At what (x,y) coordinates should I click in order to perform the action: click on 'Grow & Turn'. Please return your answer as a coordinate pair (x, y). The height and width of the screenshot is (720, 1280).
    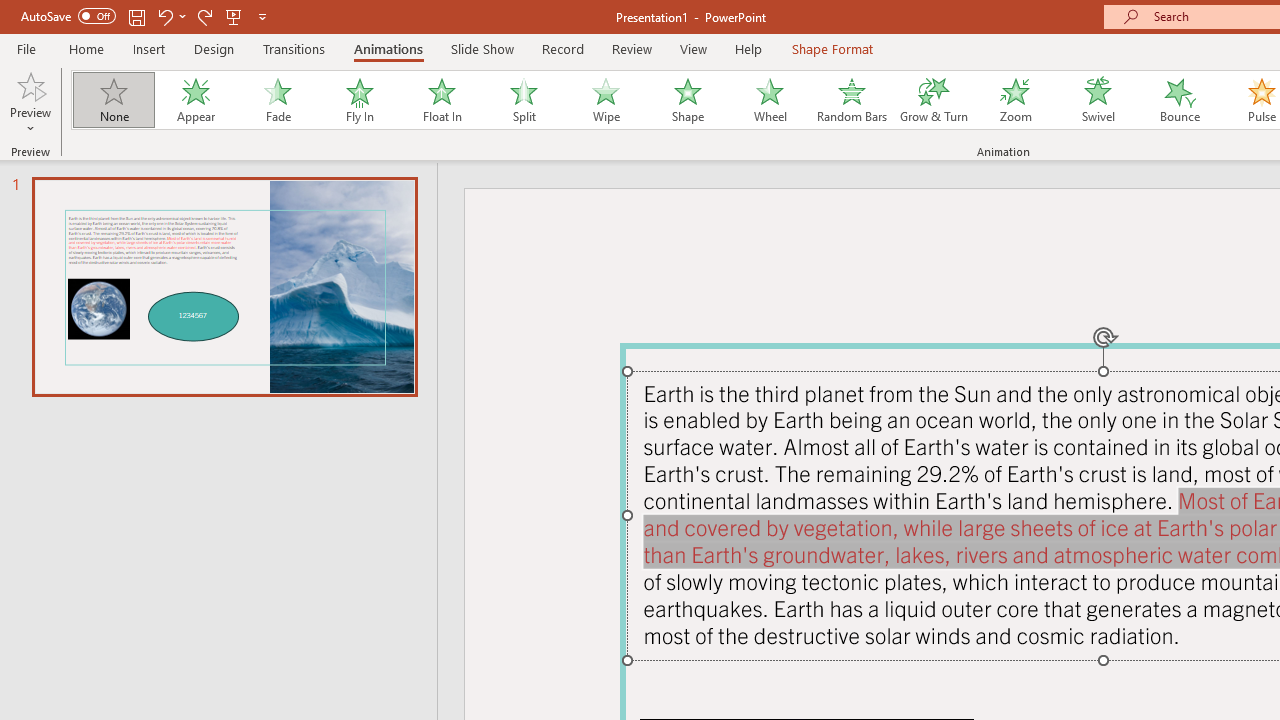
    Looking at the image, I should click on (933, 100).